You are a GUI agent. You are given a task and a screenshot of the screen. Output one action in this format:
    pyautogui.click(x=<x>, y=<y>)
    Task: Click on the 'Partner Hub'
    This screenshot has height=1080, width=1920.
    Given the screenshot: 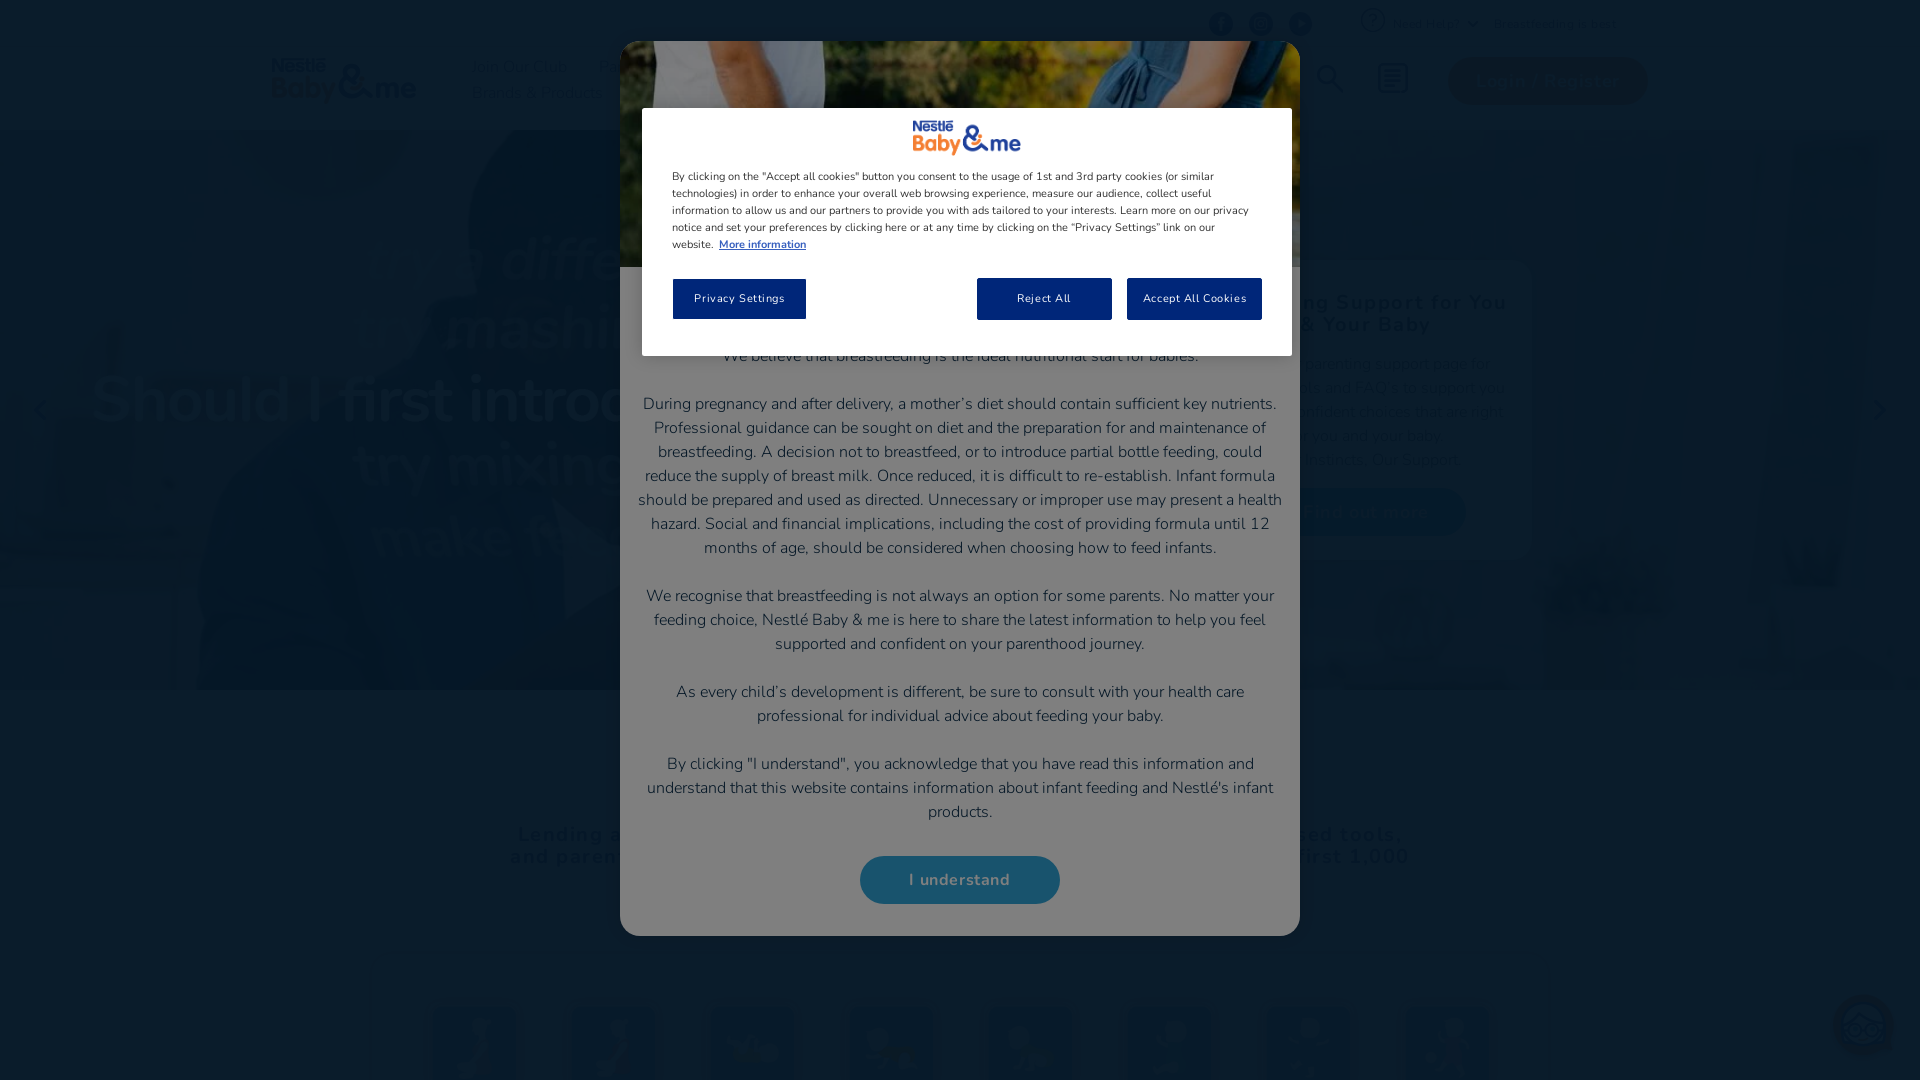 What is the action you would take?
    pyautogui.click(x=1091, y=65)
    